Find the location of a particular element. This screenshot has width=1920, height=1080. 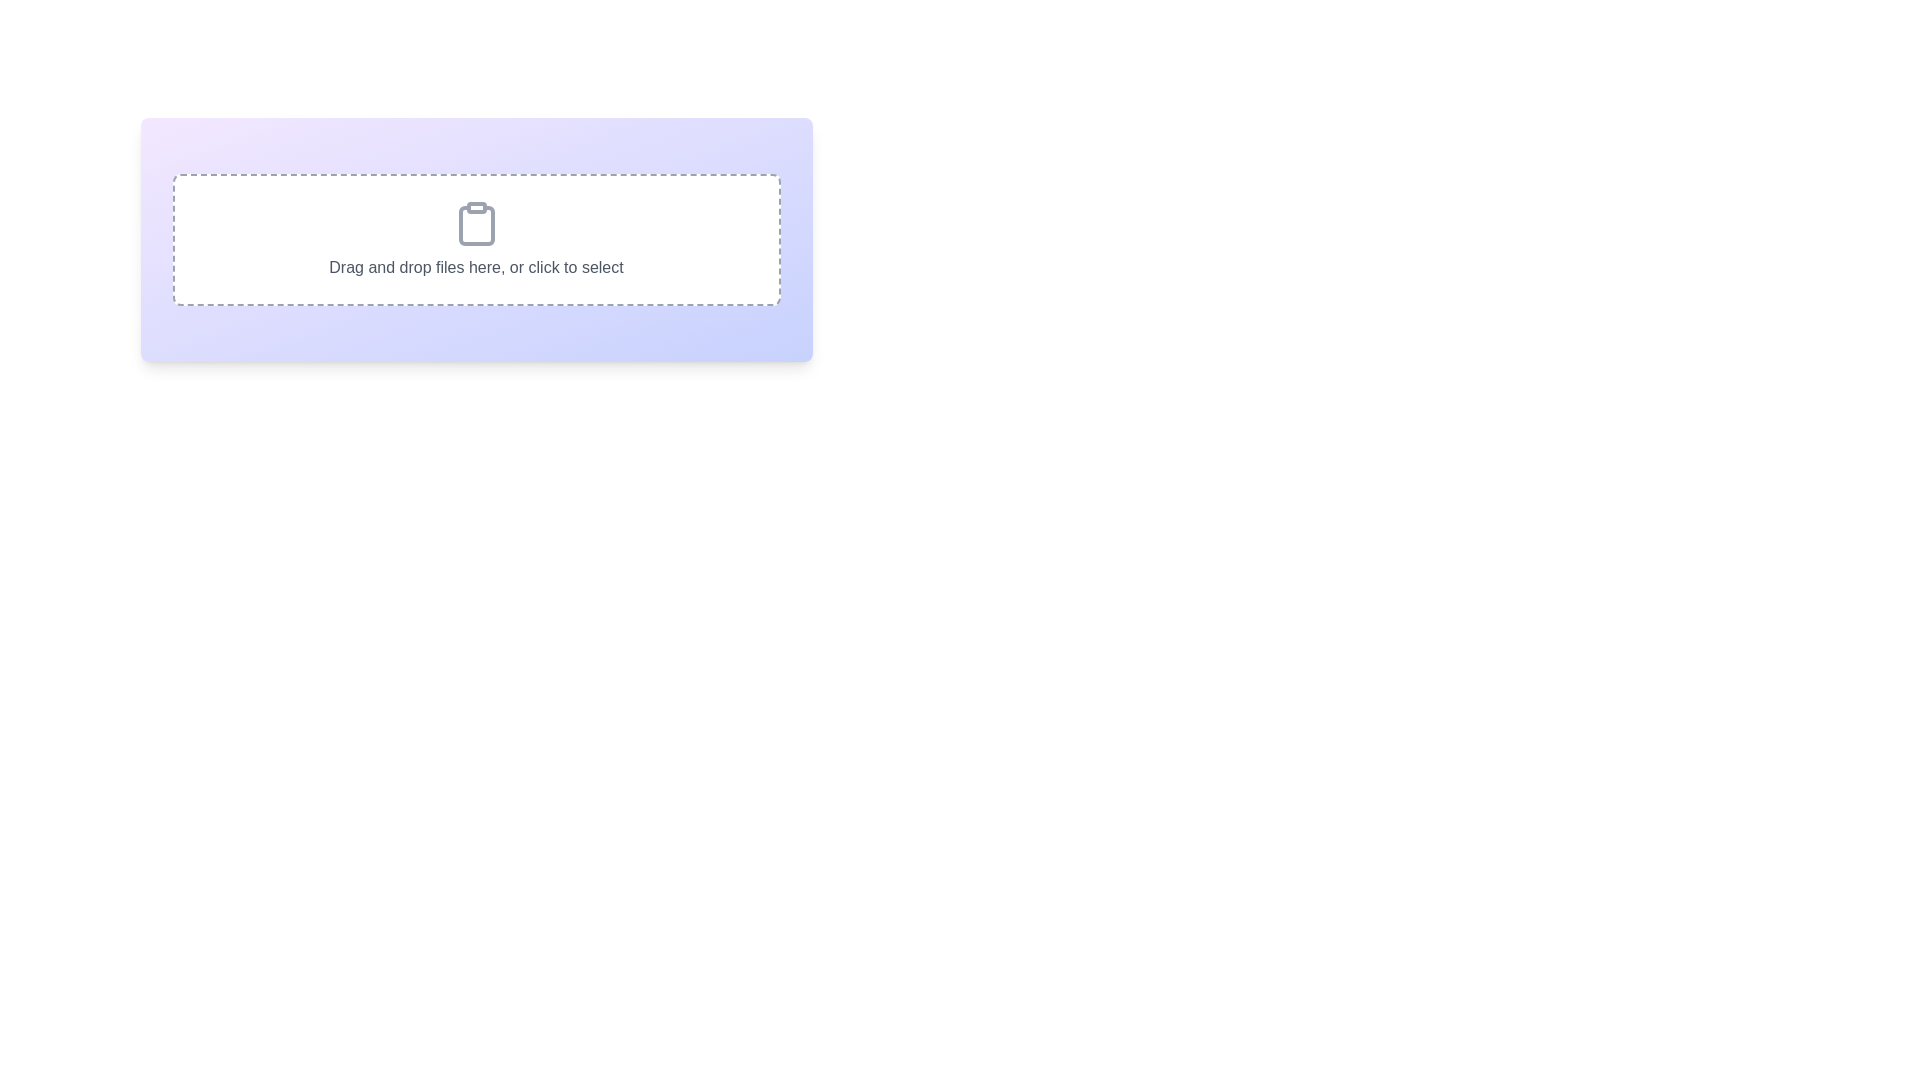

the clipboard icon, which is a light gray SVG icon with a rectangular body and a clip cutout, located above the text 'Drag and drop files here, or click to select.' is located at coordinates (475, 223).